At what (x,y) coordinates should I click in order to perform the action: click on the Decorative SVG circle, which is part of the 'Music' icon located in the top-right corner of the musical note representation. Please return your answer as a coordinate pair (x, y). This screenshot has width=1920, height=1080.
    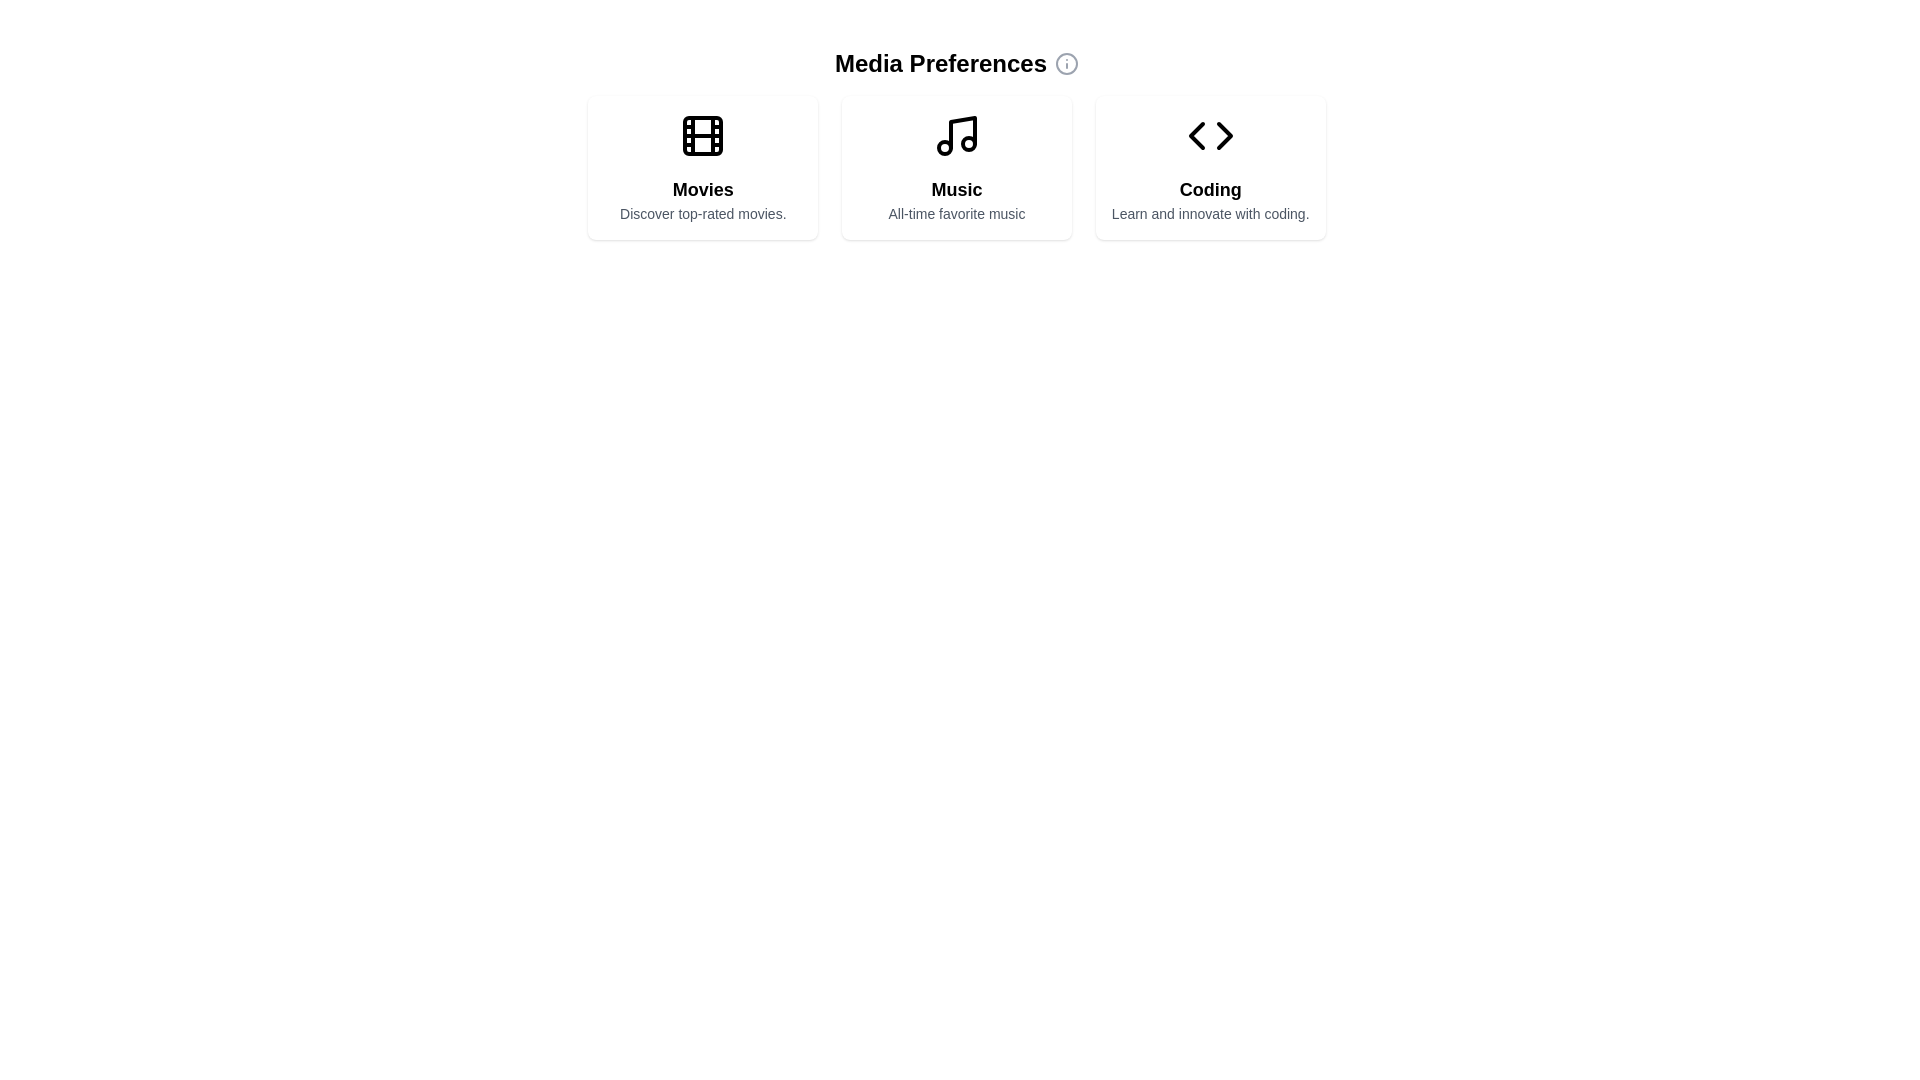
    Looking at the image, I should click on (969, 142).